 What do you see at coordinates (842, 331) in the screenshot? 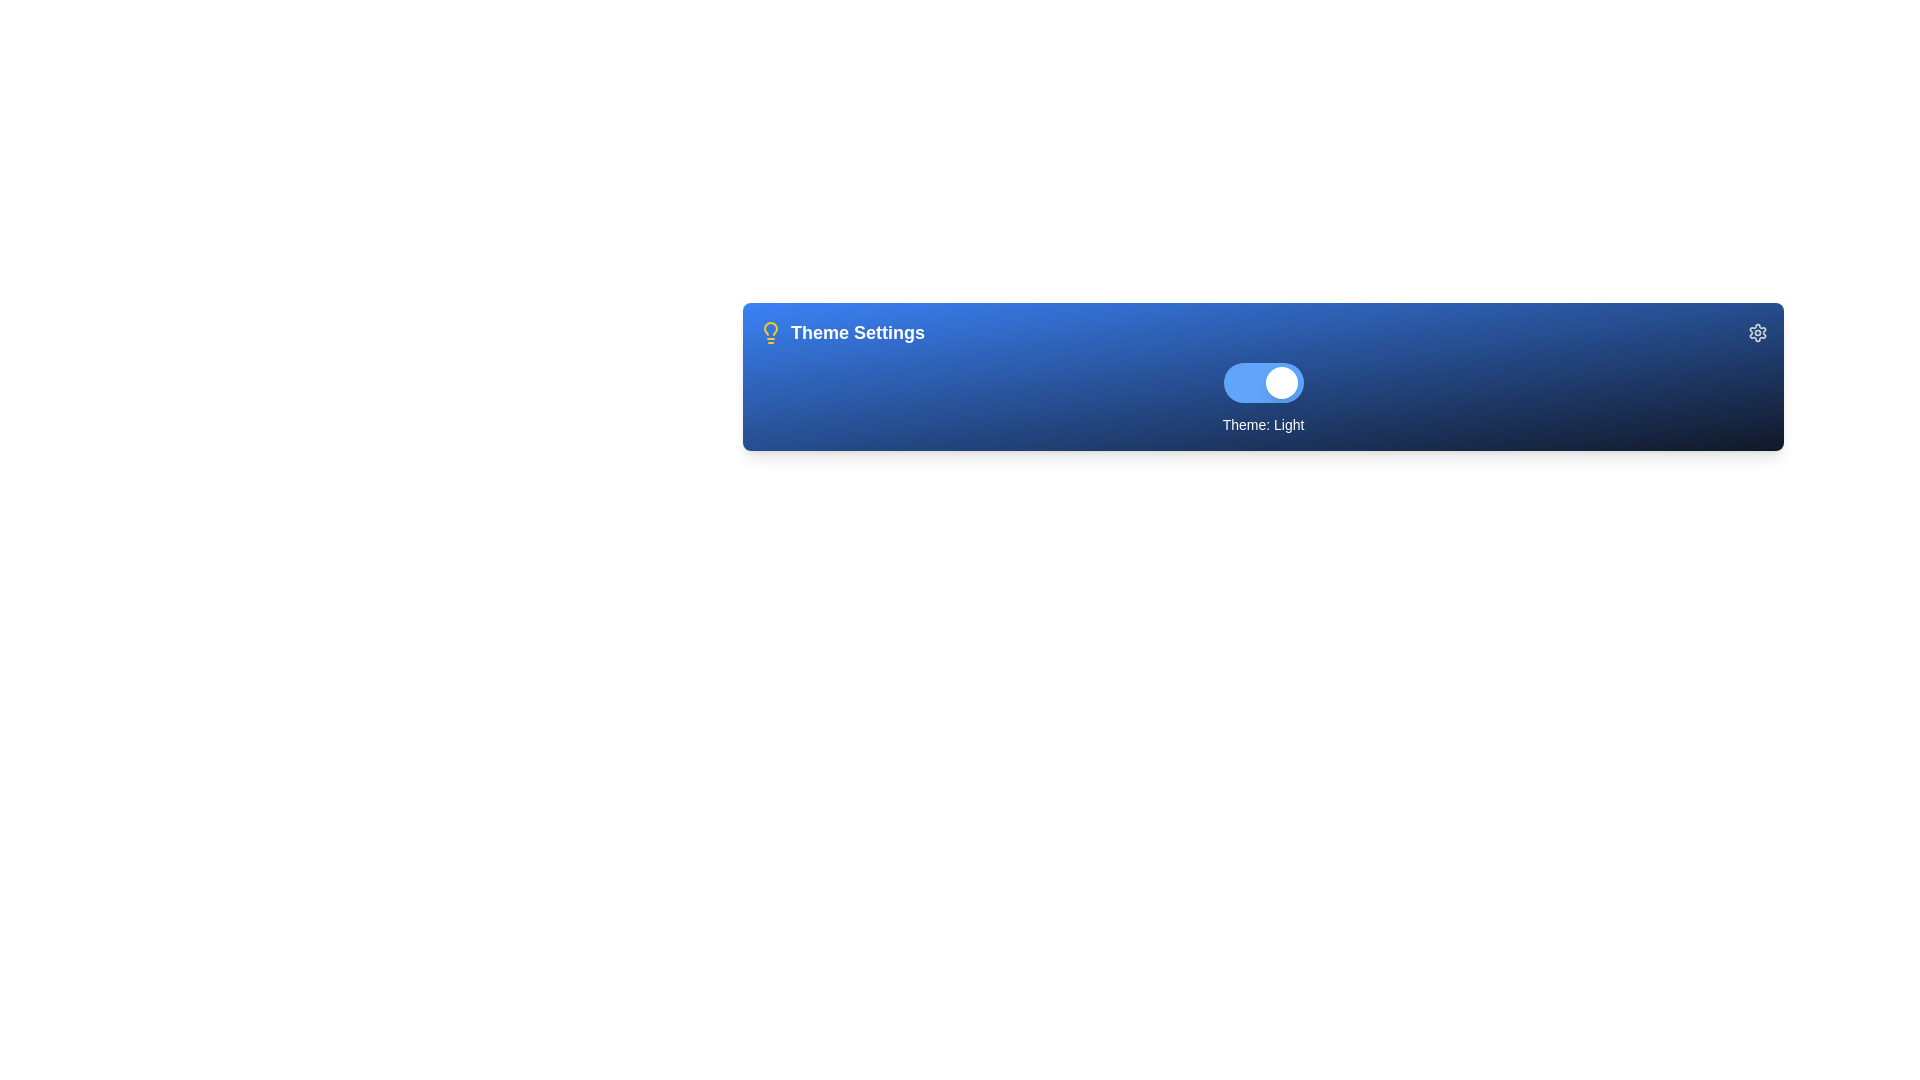
I see `the label that indicates the theme customization settings, located to the left of the toggle switch labeled 'Theme: Light'` at bounding box center [842, 331].